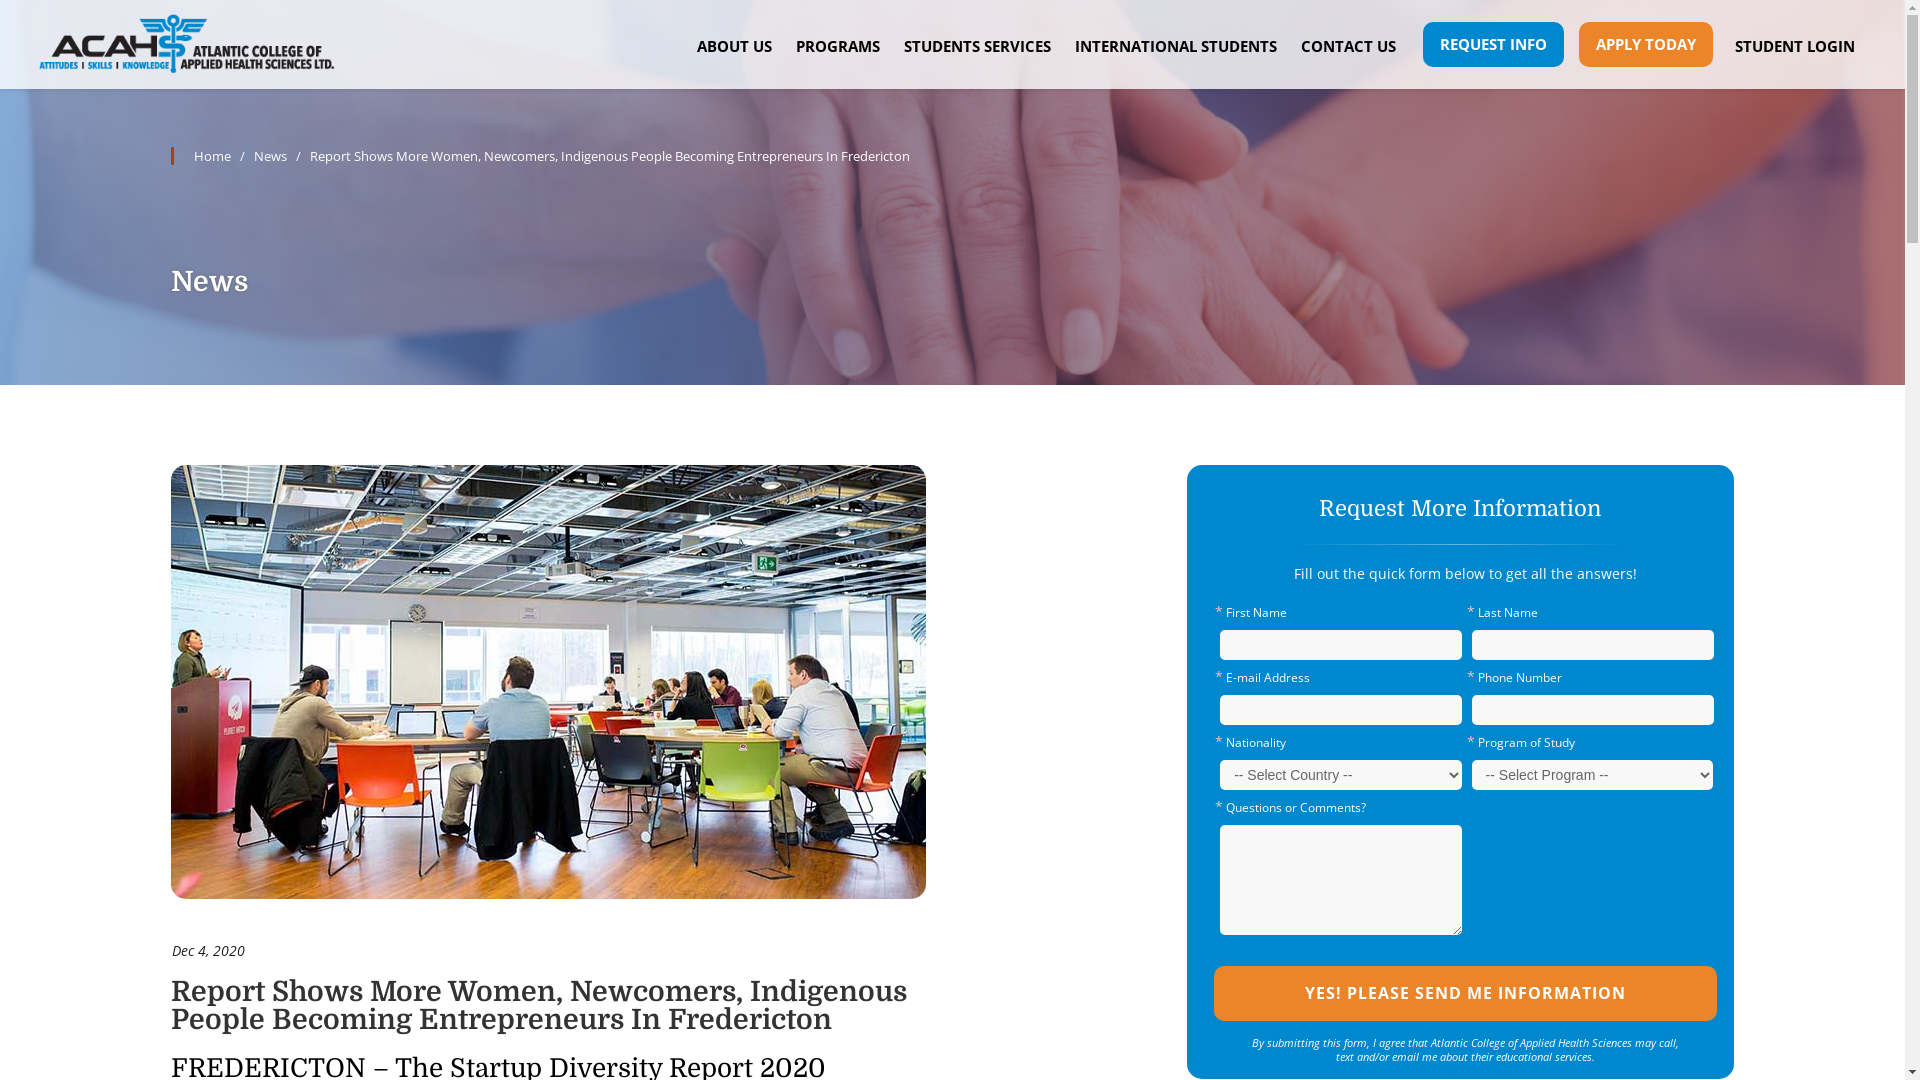 This screenshot has height=1080, width=1920. I want to click on 'REQUEST INFO', so click(1493, 44).